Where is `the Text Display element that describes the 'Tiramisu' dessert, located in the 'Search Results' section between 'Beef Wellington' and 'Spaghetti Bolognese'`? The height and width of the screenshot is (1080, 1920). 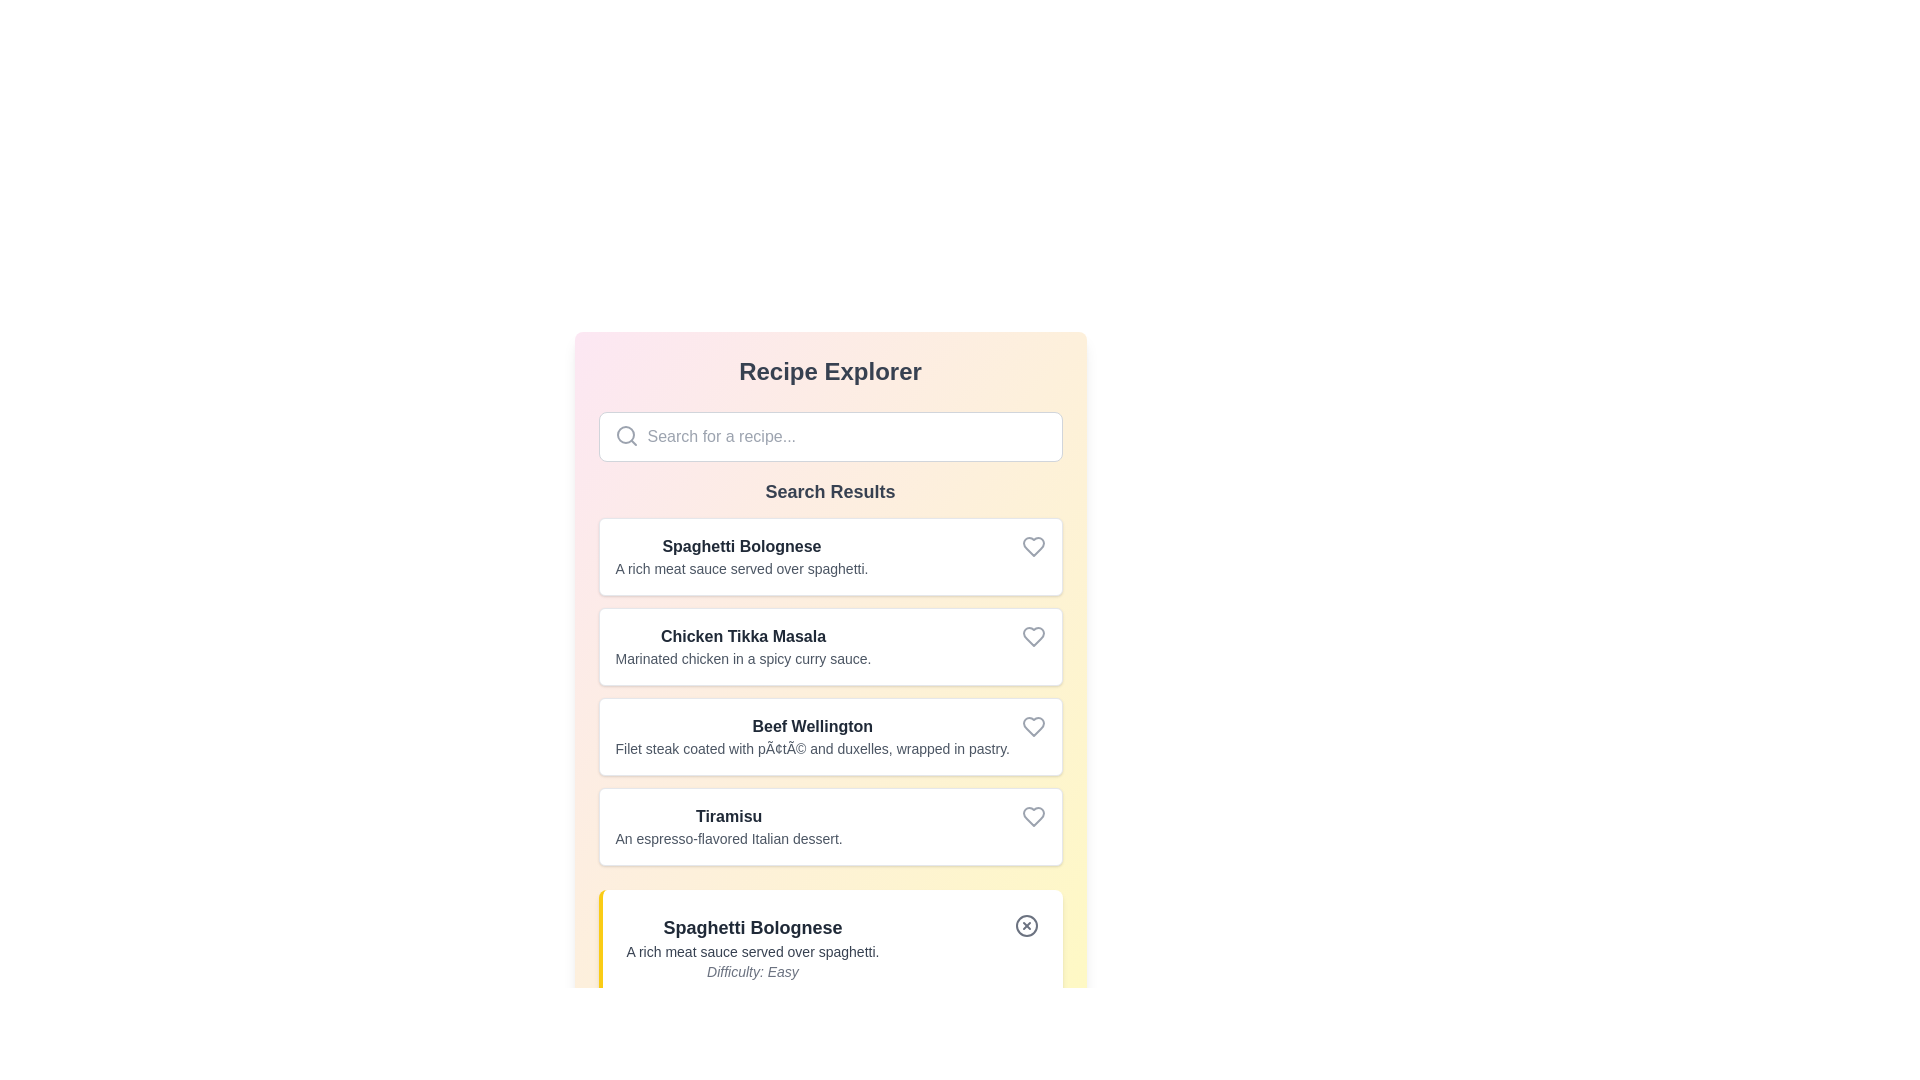
the Text Display element that describes the 'Tiramisu' dessert, located in the 'Search Results' section between 'Beef Wellington' and 'Spaghetti Bolognese' is located at coordinates (728, 826).